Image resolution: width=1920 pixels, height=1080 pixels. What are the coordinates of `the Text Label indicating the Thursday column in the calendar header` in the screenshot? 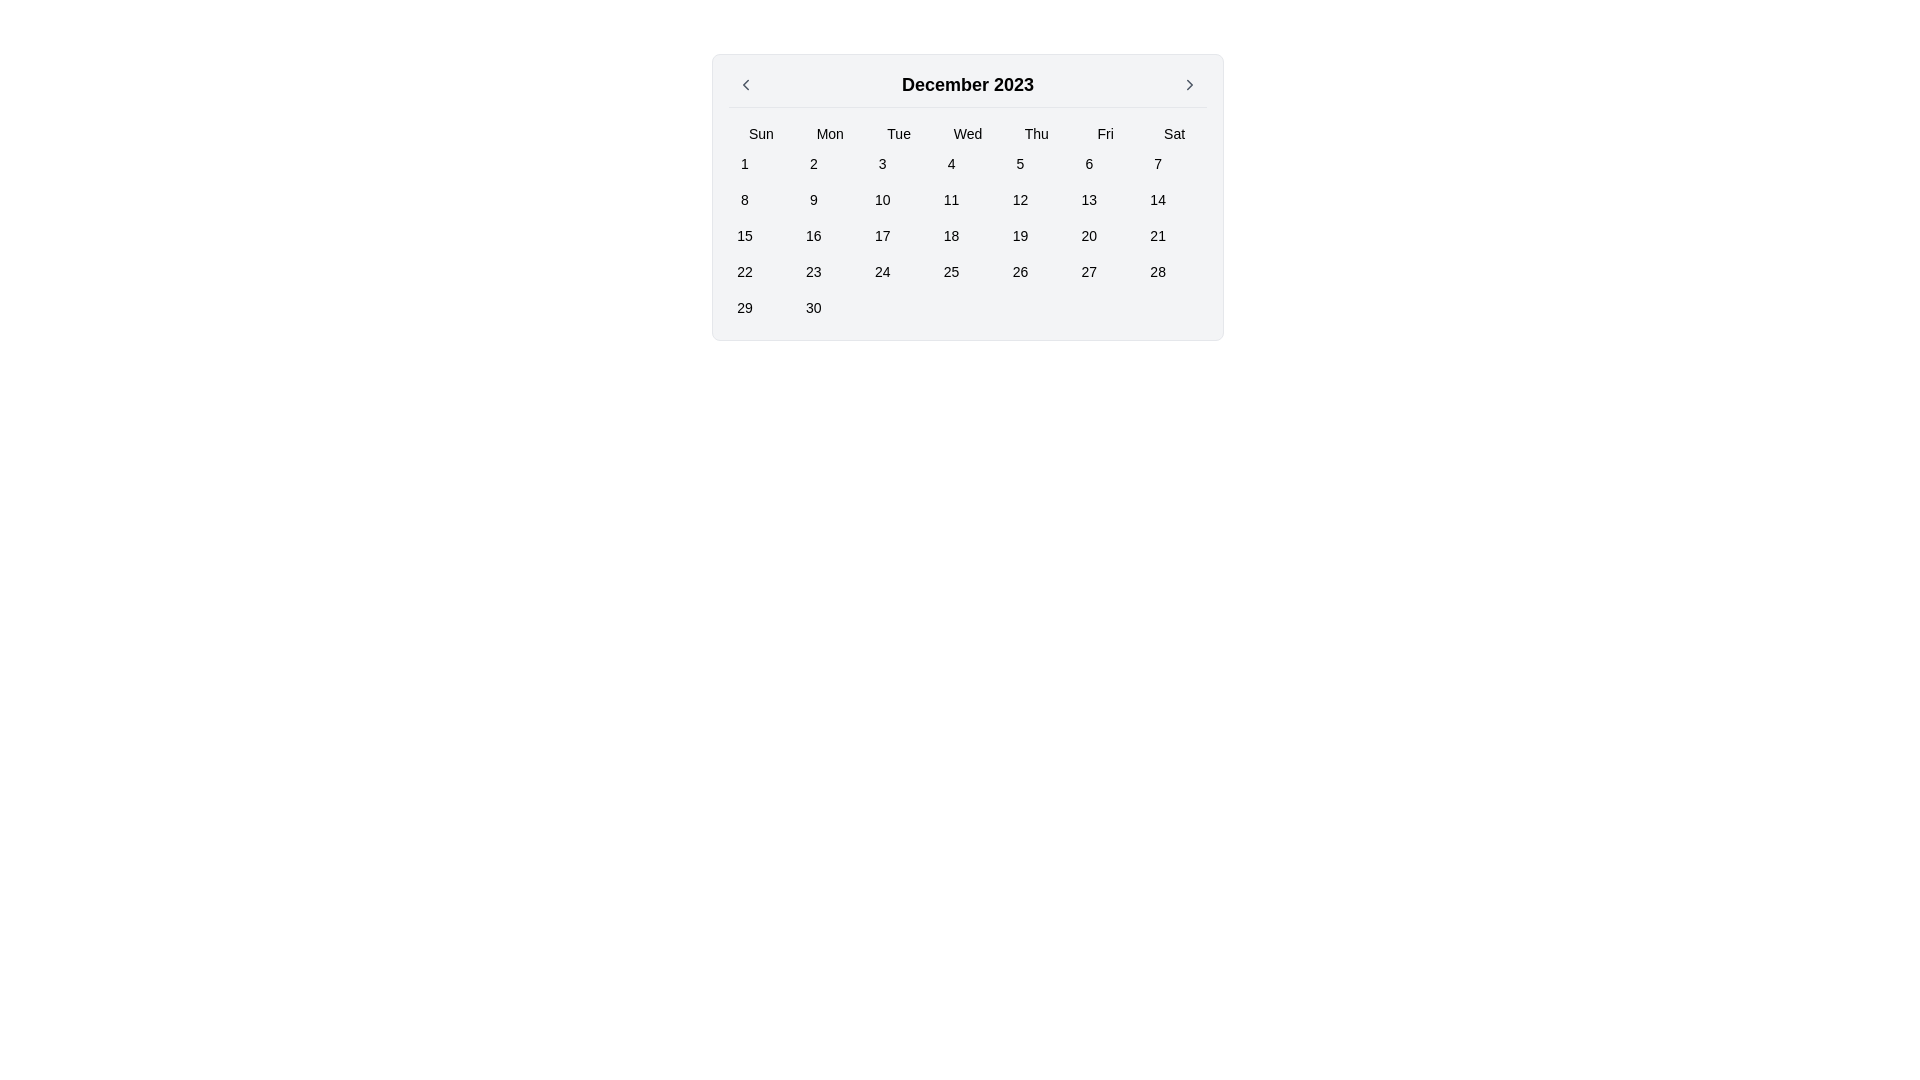 It's located at (1036, 134).